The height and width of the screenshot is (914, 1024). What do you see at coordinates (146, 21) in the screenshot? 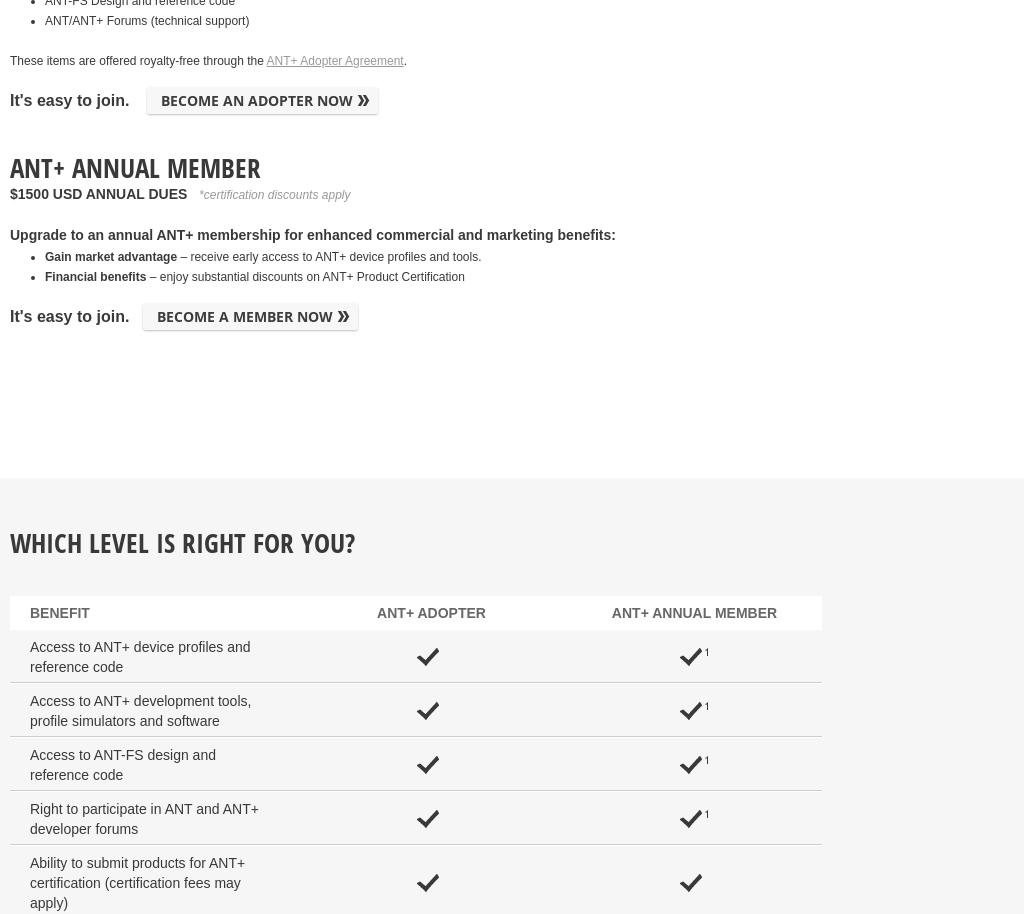
I see `'ANT/ANT+ Forums (technical support)'` at bounding box center [146, 21].